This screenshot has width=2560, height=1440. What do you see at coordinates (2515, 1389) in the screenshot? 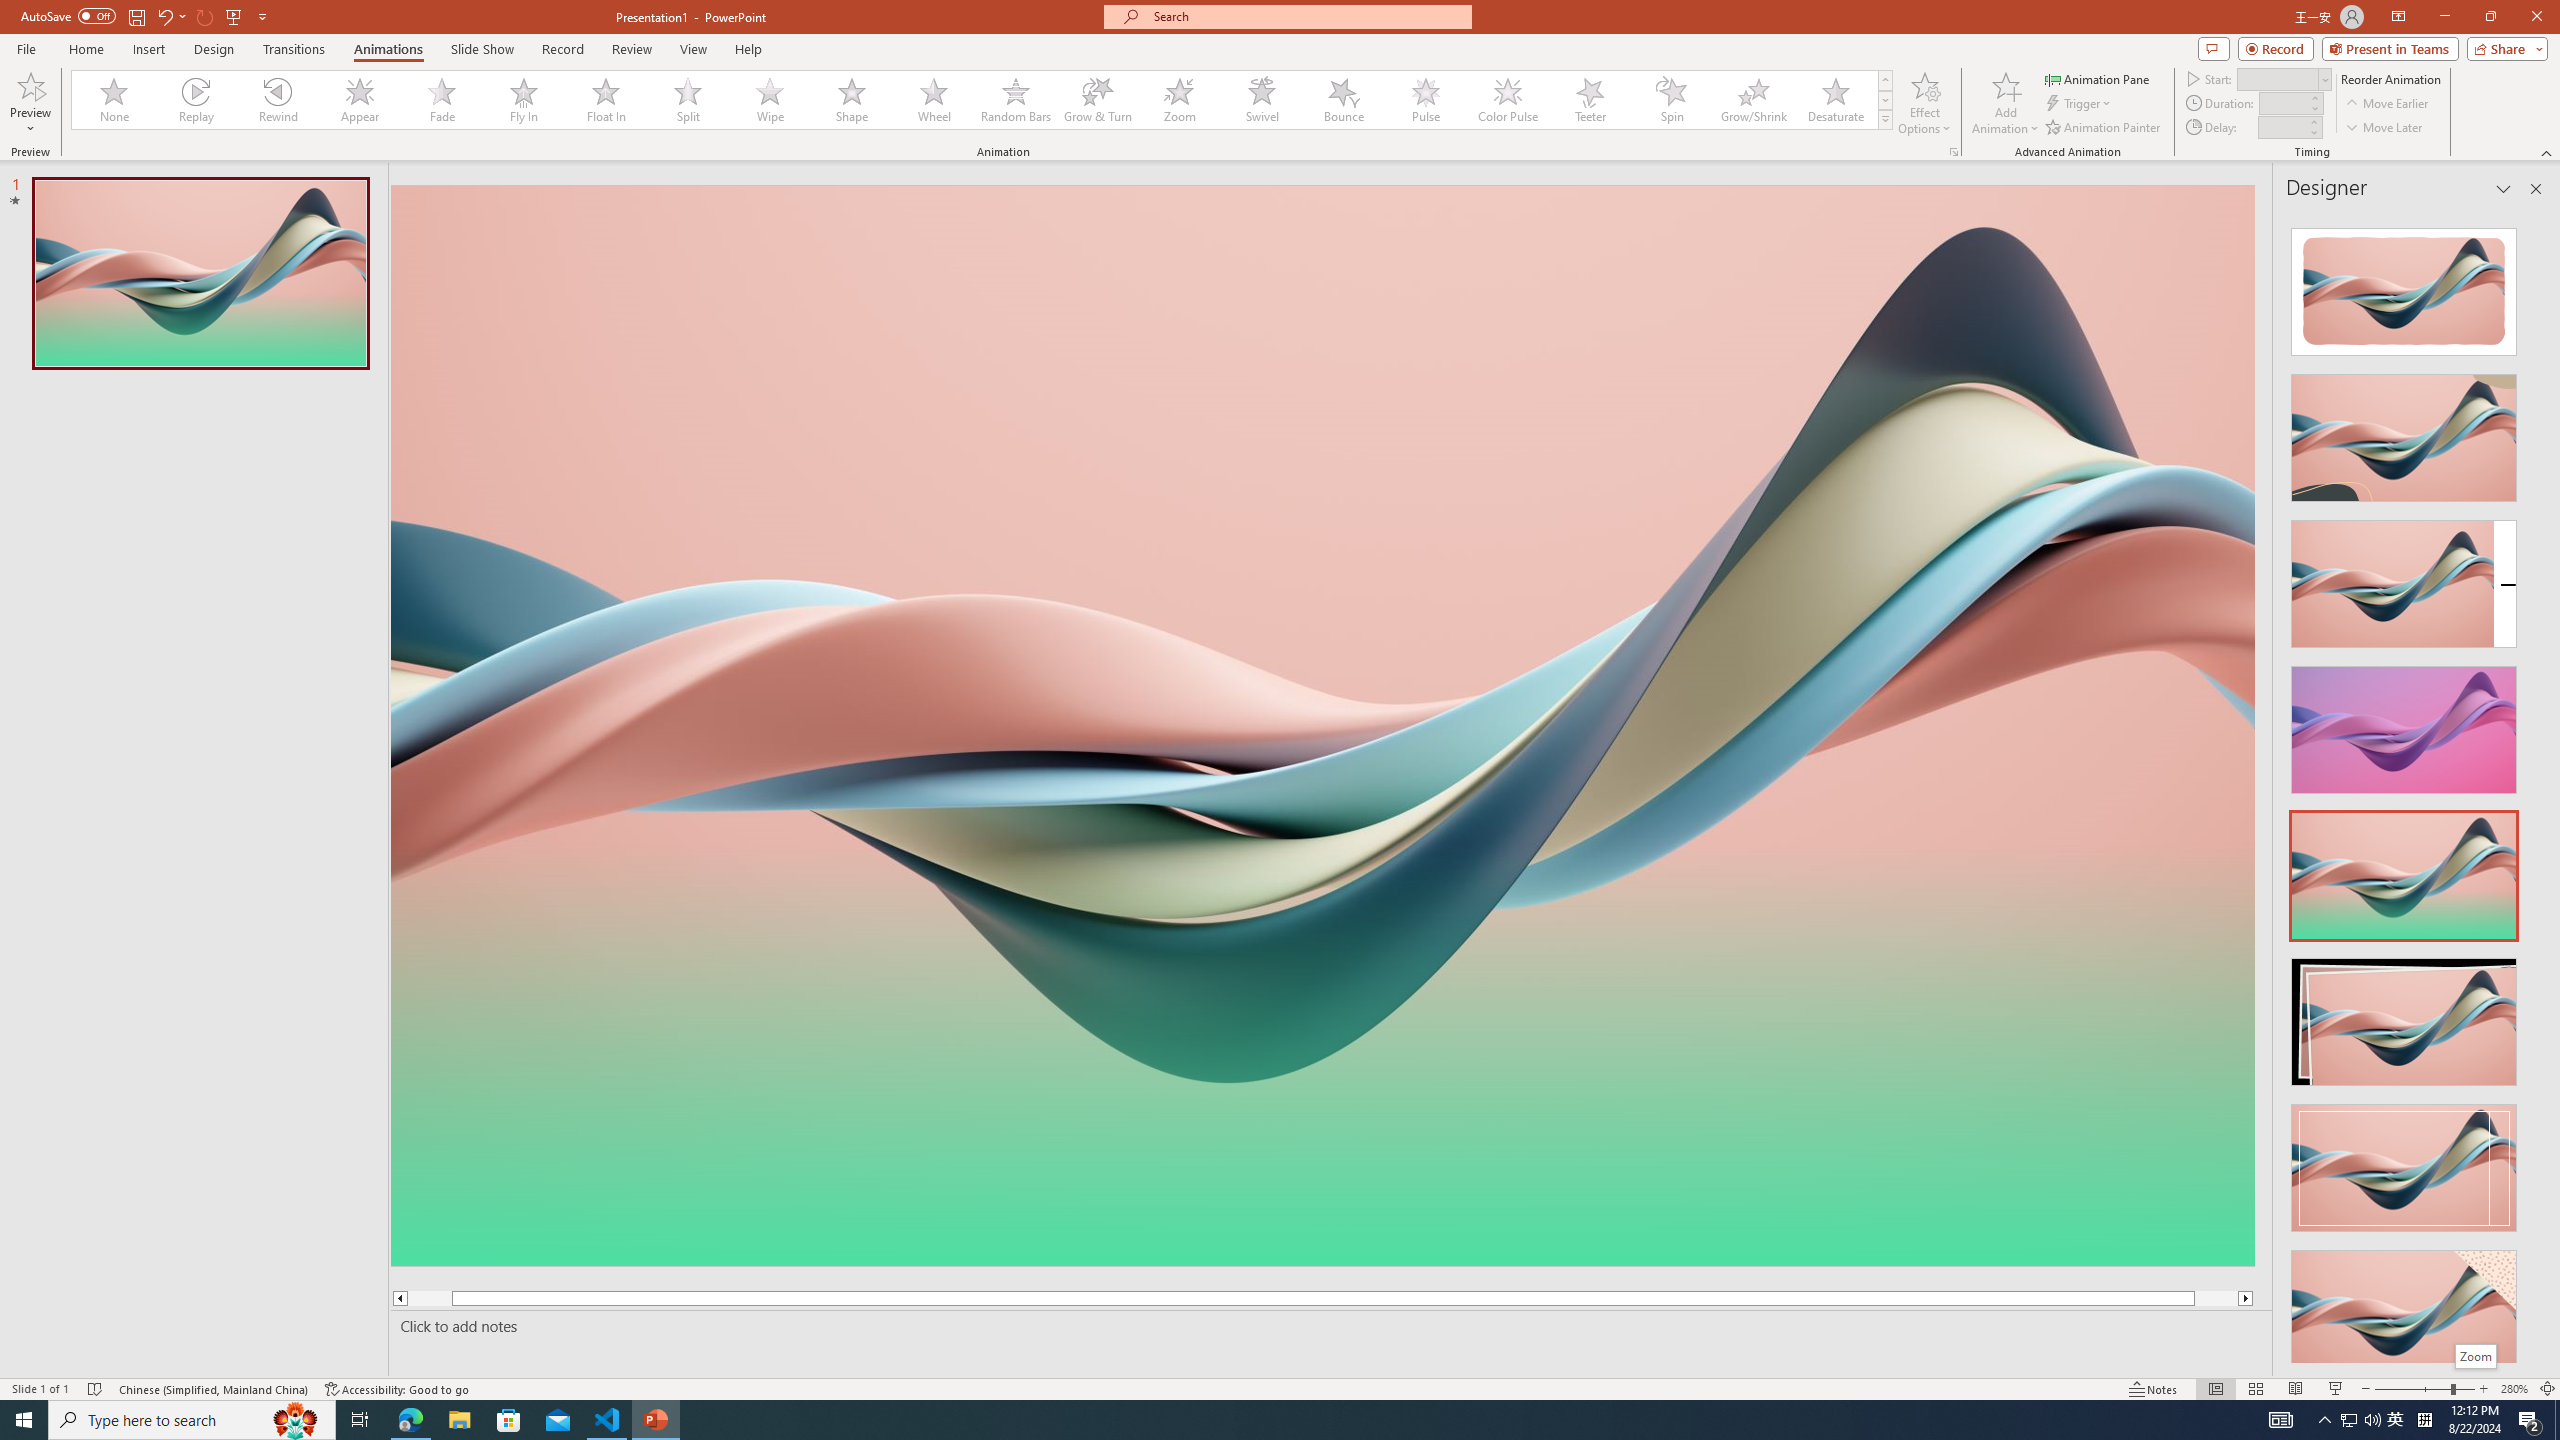
I see `'Zoom 280%'` at bounding box center [2515, 1389].